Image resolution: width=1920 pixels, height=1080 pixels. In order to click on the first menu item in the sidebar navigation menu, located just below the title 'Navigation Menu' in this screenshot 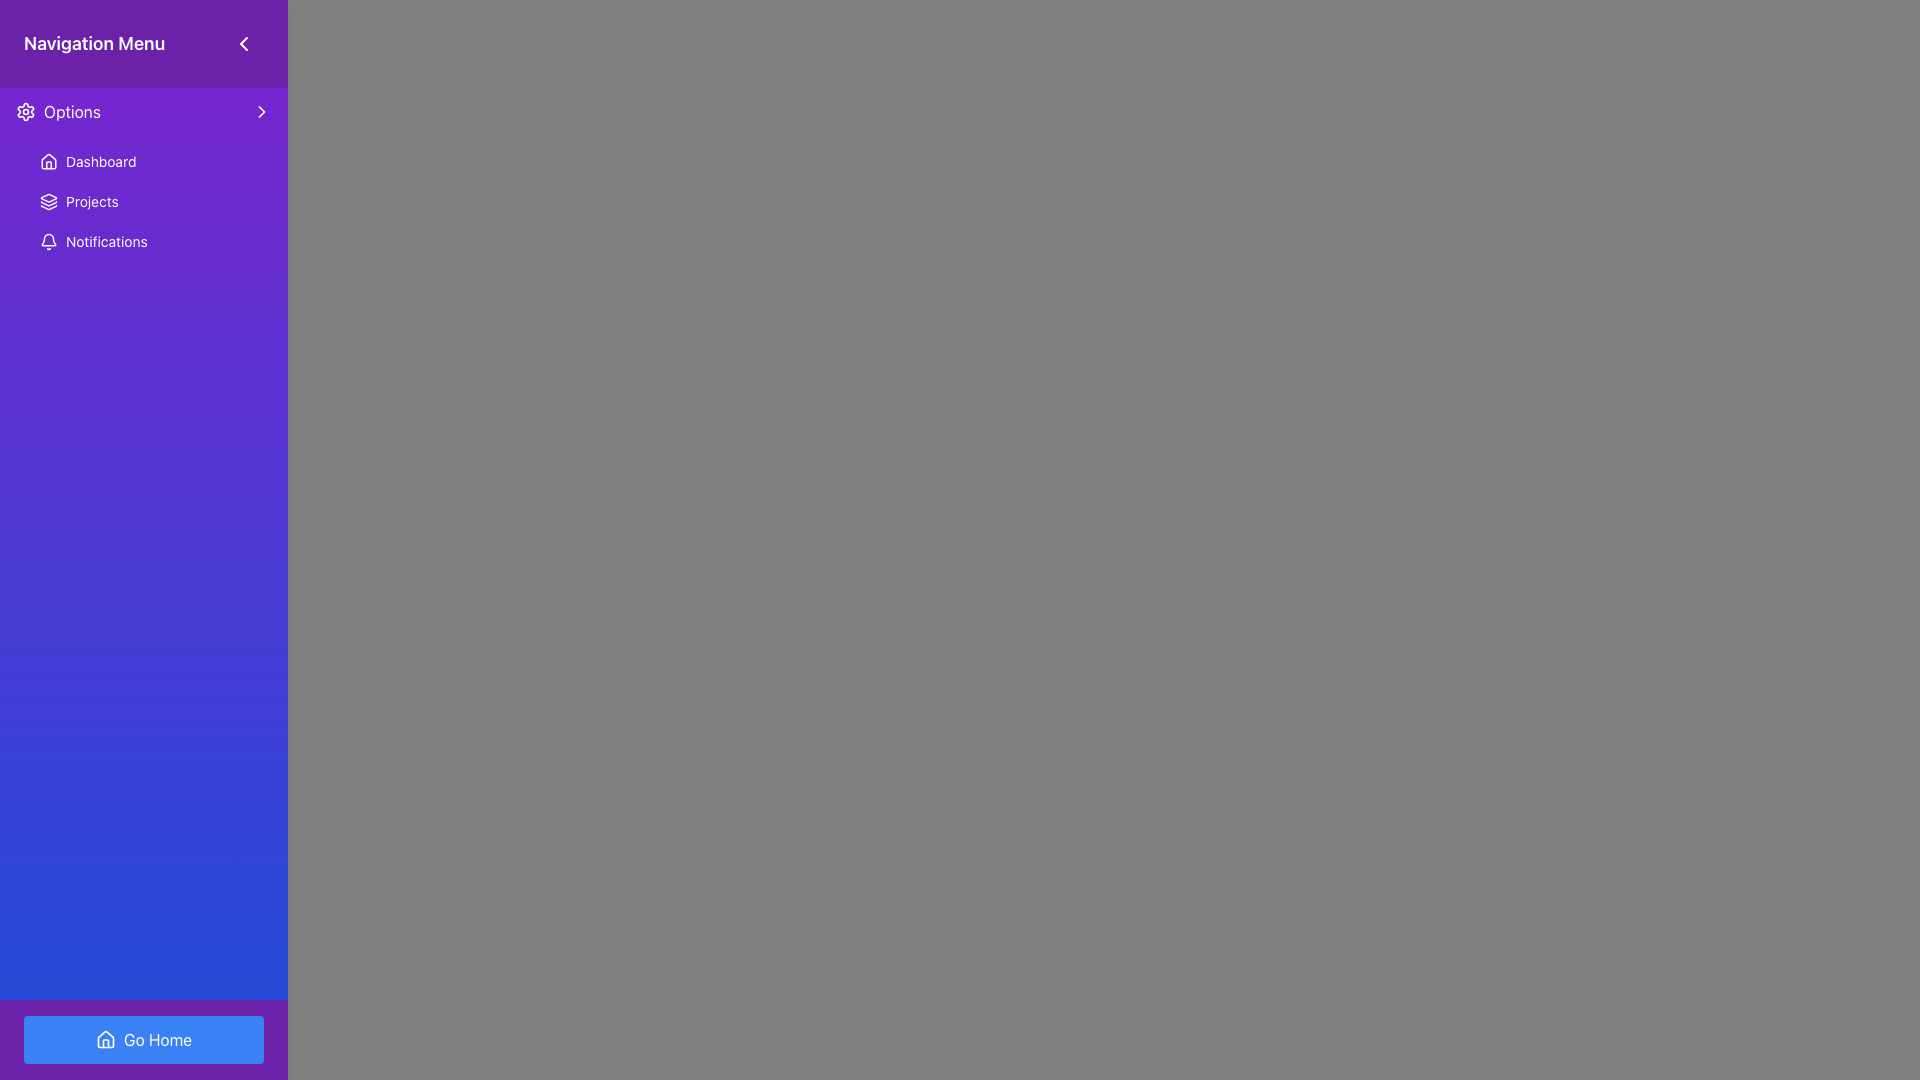, I will do `click(143, 111)`.